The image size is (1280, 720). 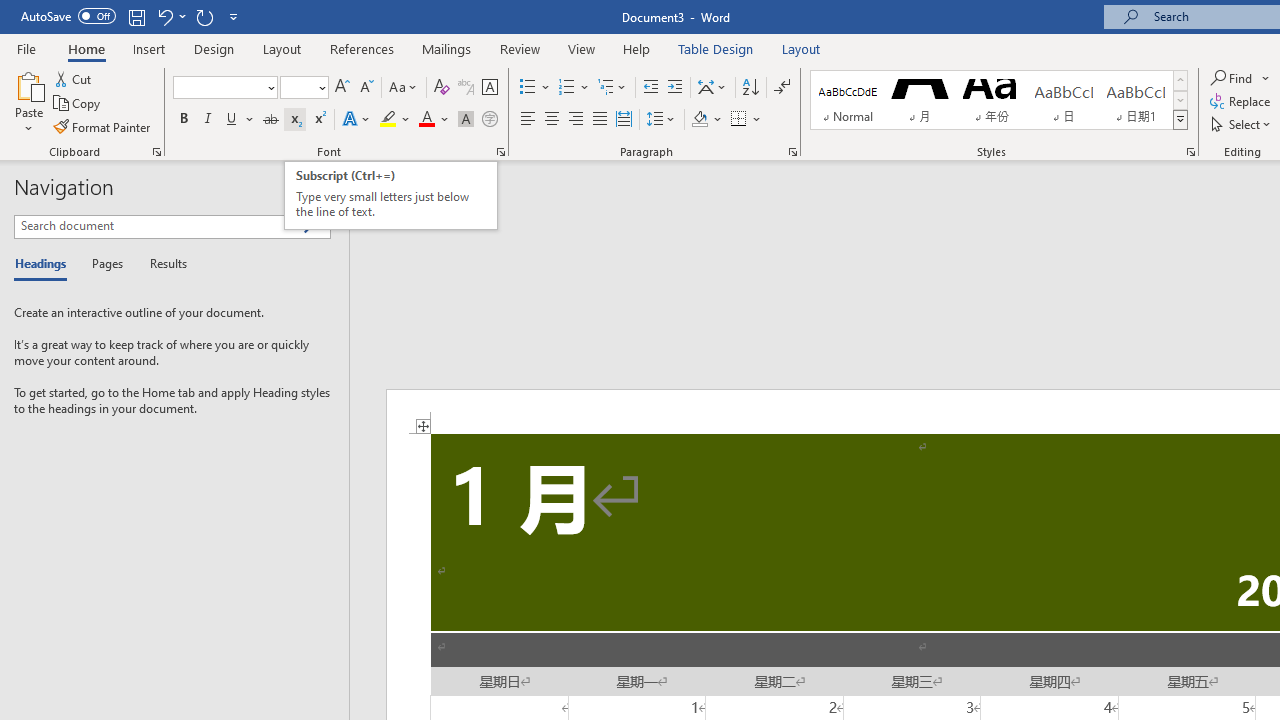 I want to click on 'Italic', so click(x=208, y=119).